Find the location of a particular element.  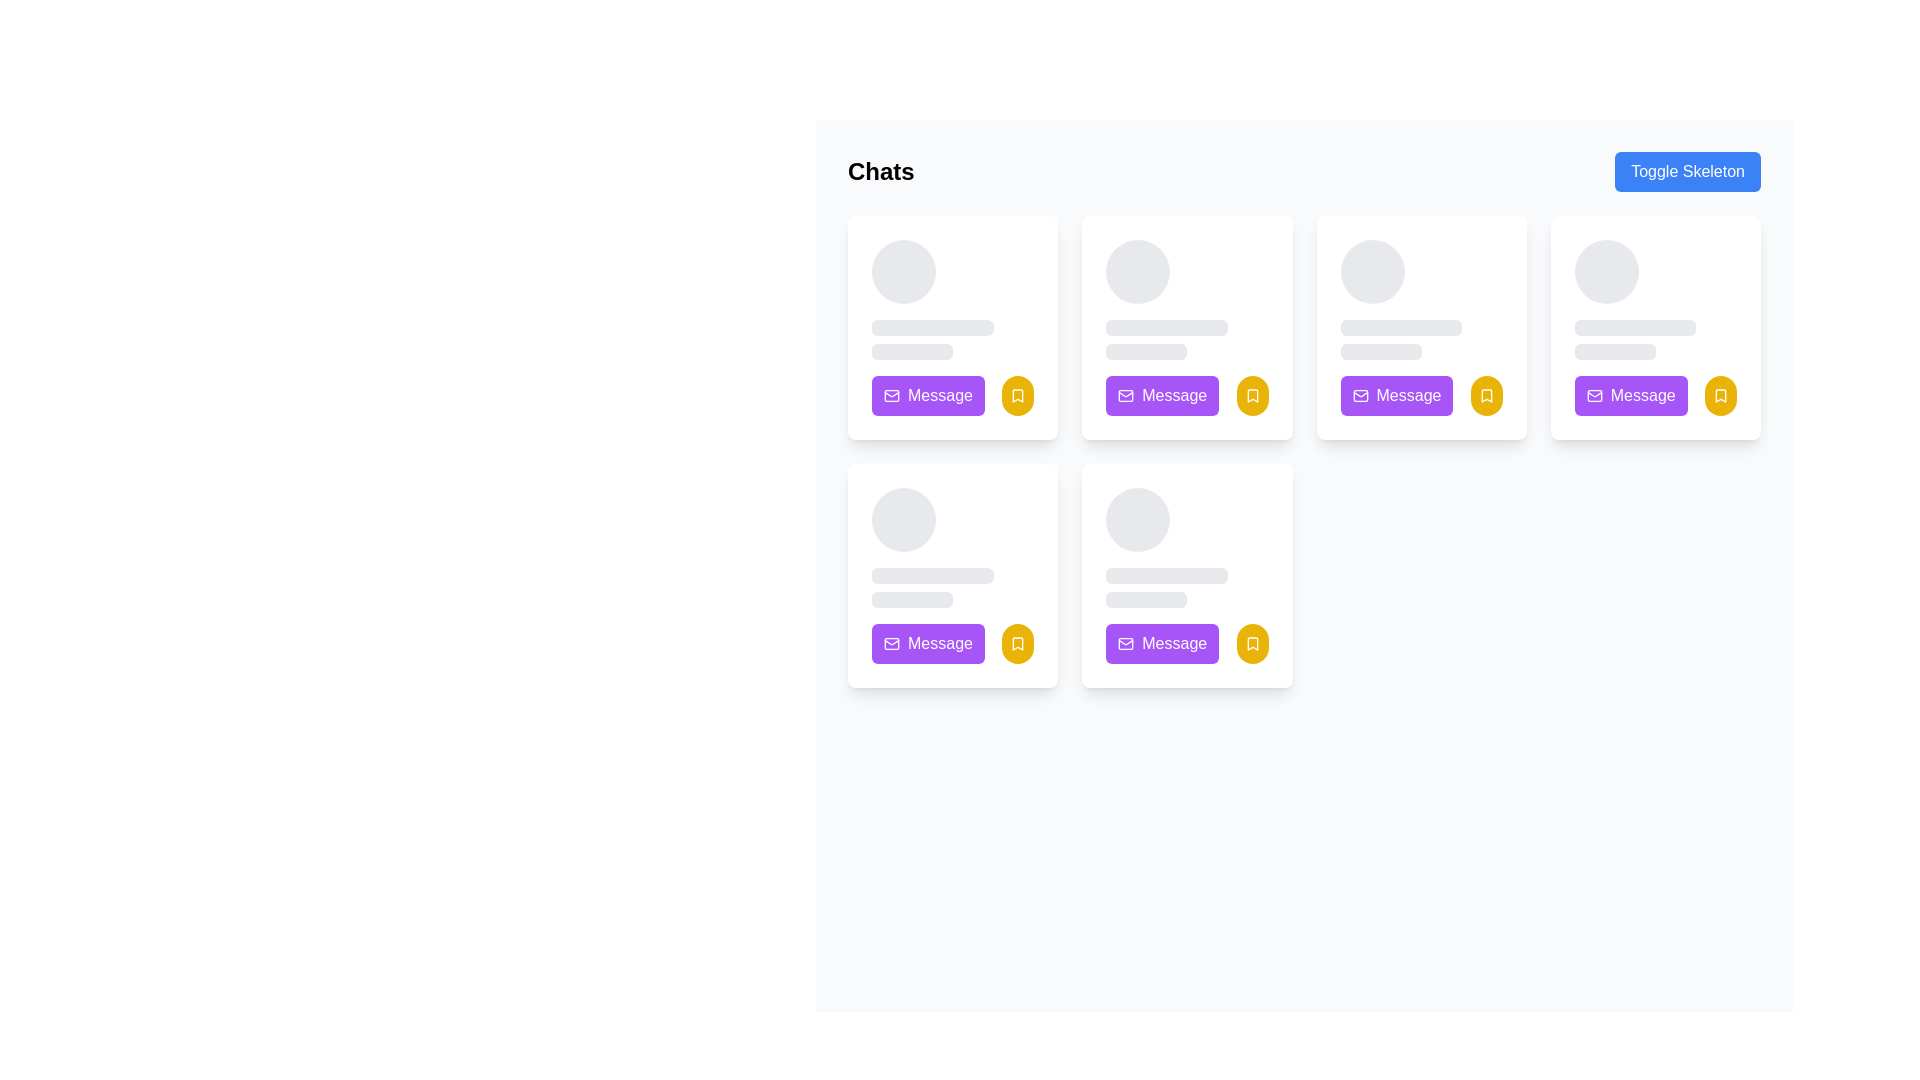

the envelope icon with a purple background located to the left of the 'Message' text is located at coordinates (1126, 396).